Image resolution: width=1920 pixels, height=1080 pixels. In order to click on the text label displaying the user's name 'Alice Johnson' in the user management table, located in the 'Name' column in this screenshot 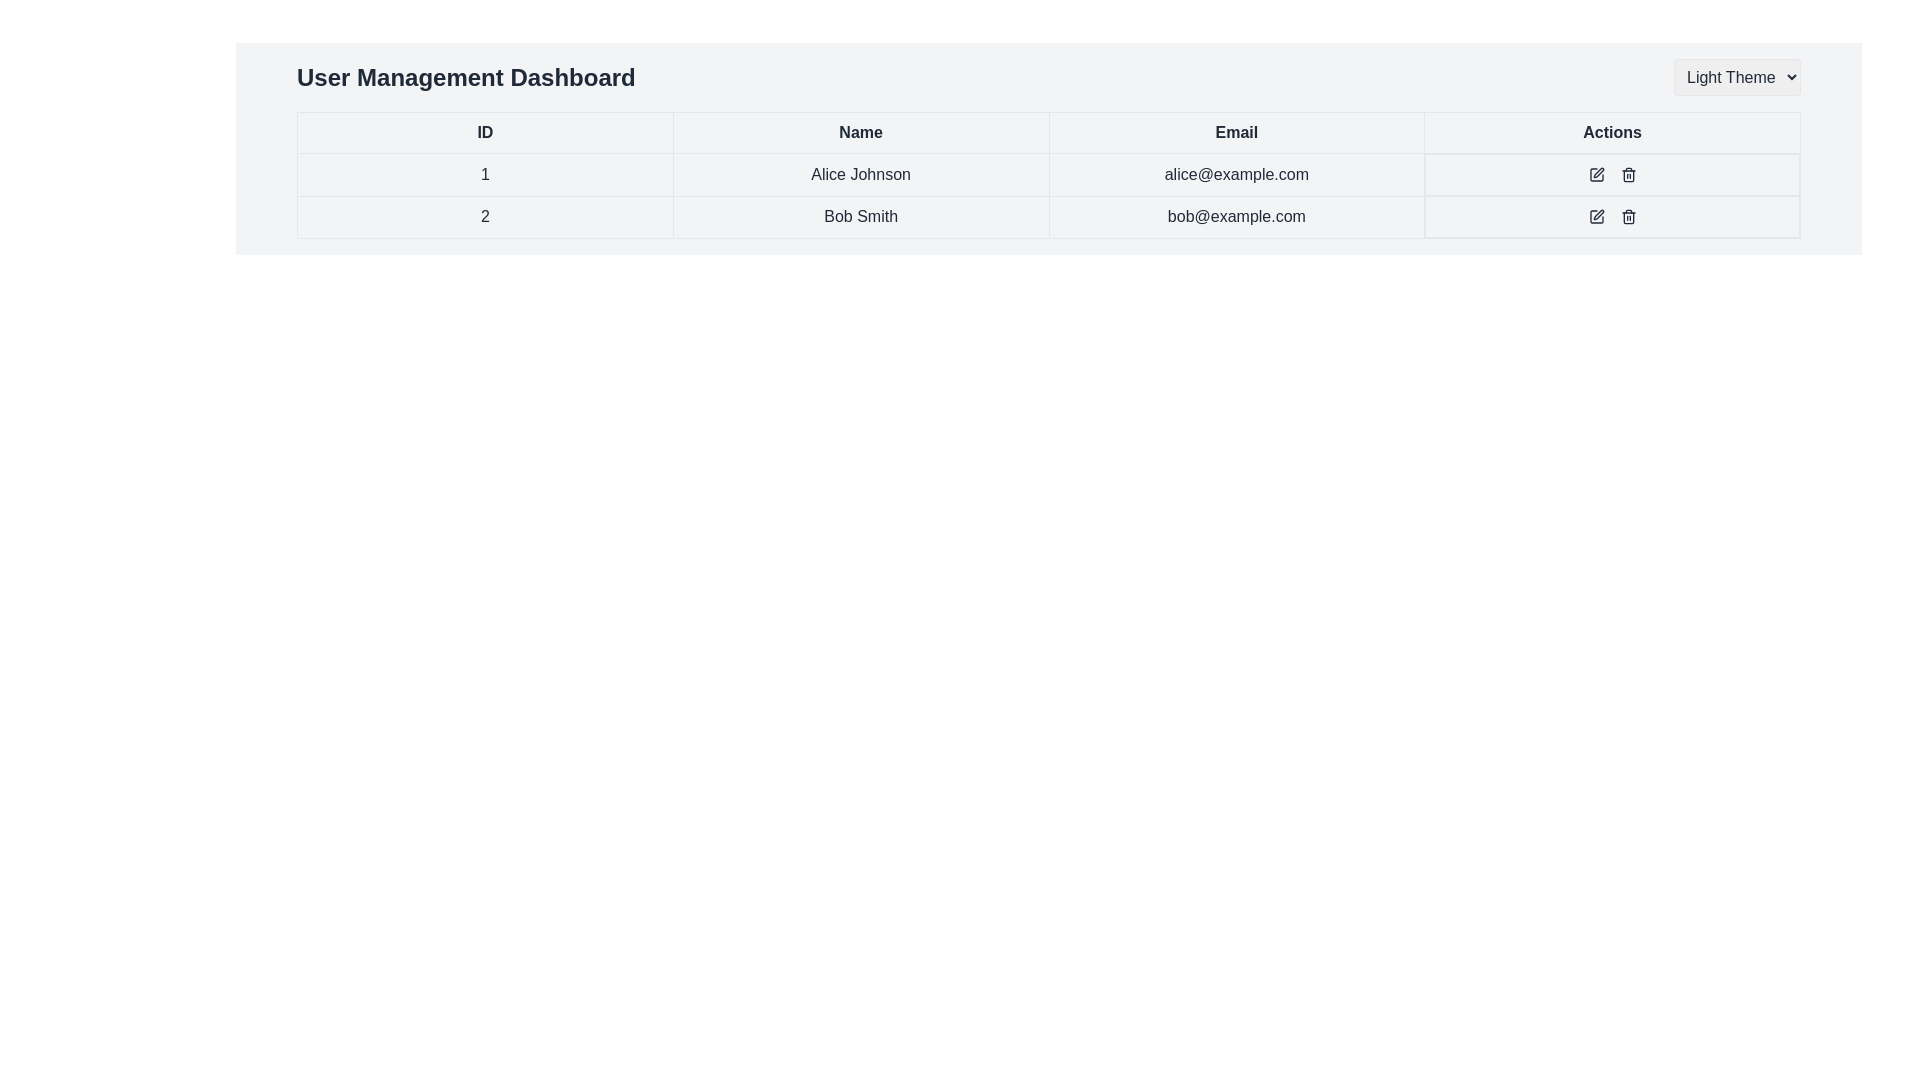, I will do `click(861, 173)`.